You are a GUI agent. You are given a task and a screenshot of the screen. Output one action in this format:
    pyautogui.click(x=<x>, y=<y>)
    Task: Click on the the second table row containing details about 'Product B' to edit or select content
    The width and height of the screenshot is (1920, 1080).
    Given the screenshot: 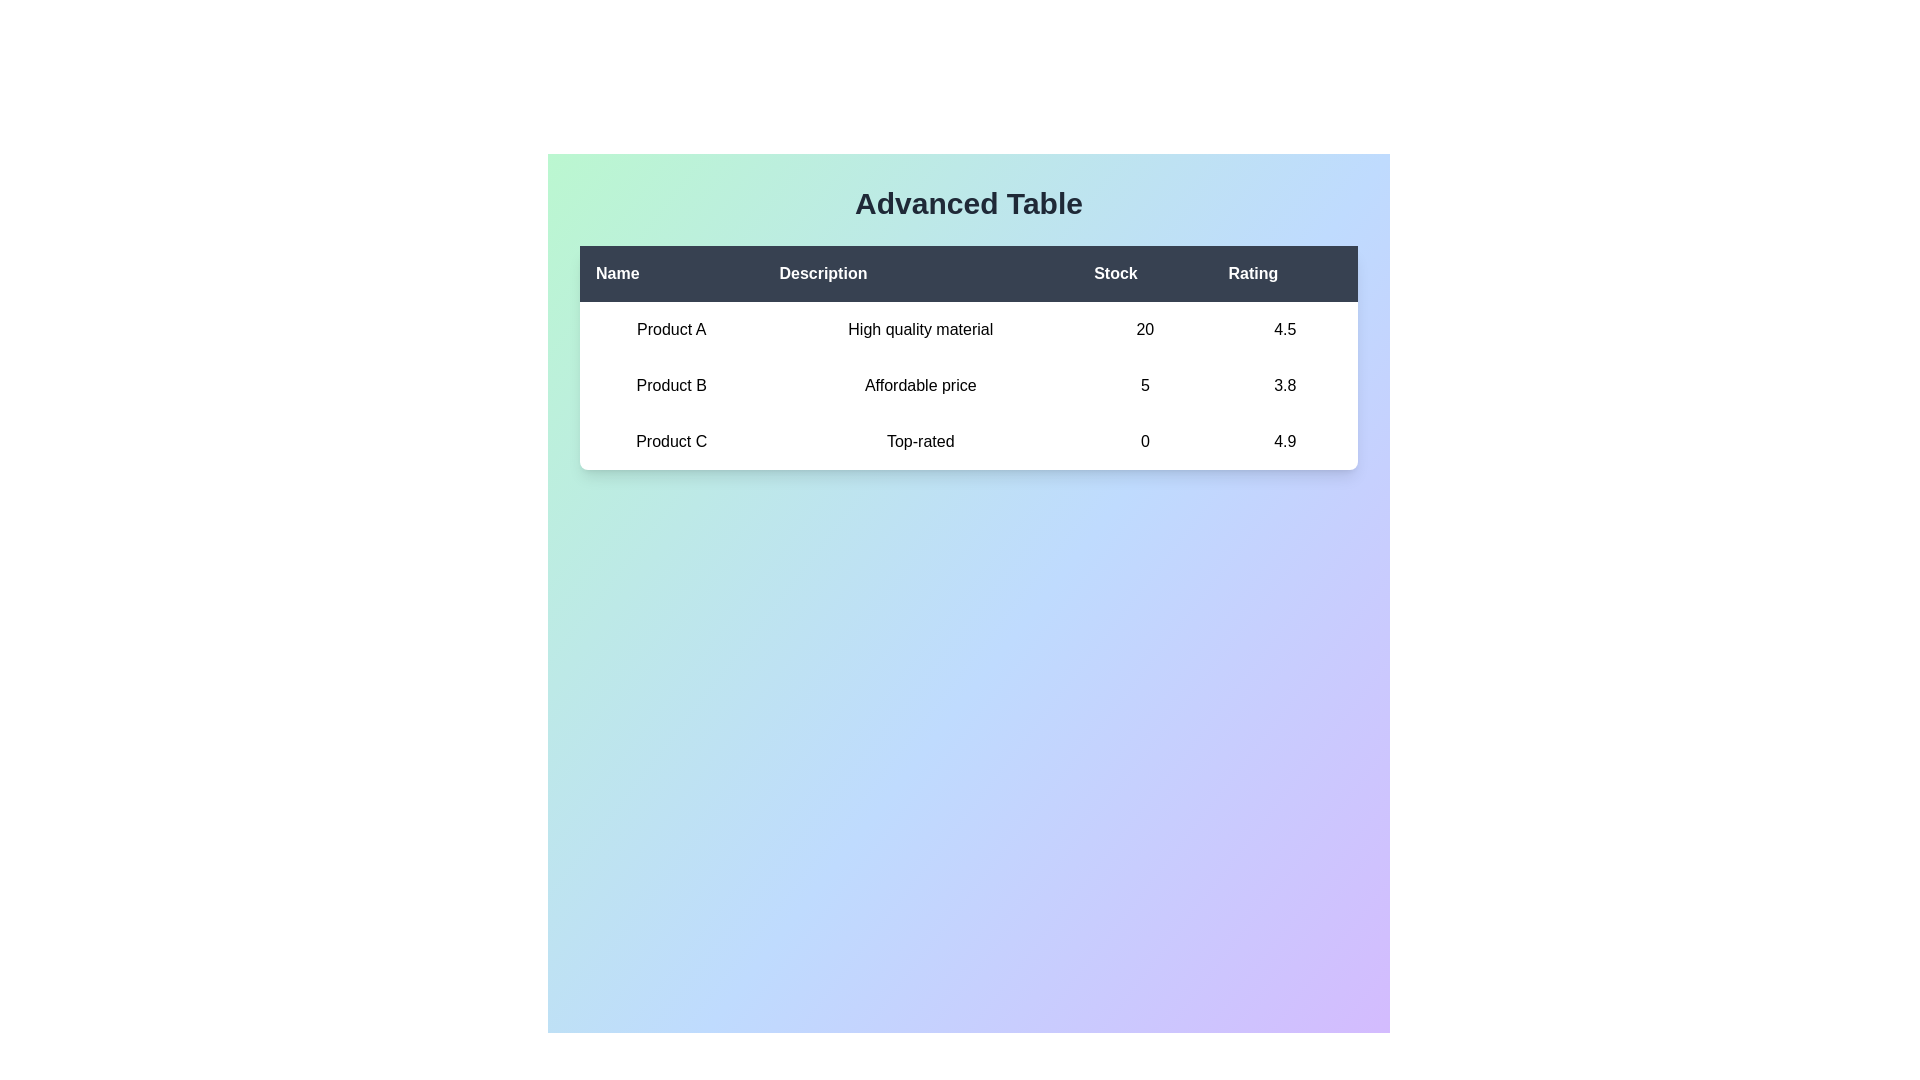 What is the action you would take?
    pyautogui.click(x=969, y=385)
    